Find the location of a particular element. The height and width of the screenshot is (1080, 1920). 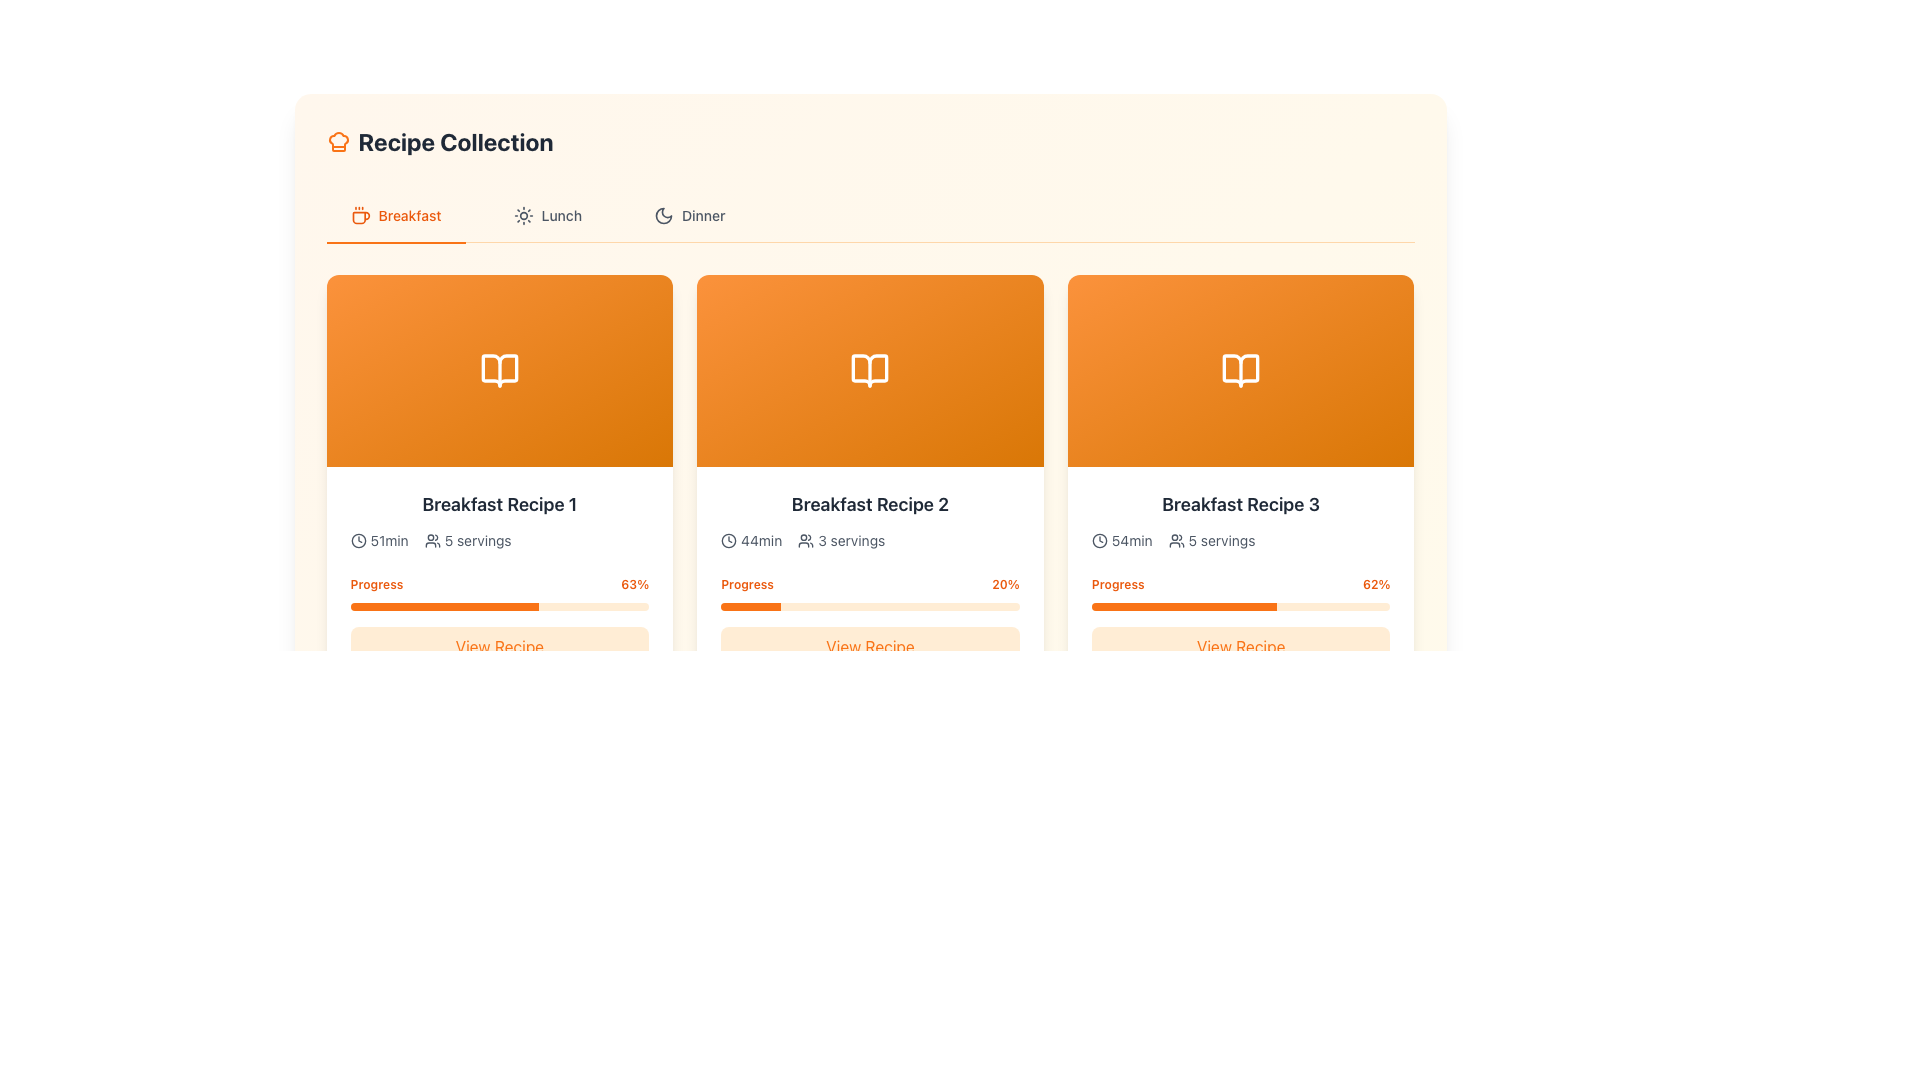

the progress indication of the Progress Bar within the 'Breakfast Recipe 2' card, located between the '3 servings' text and the 'View Recipe' button is located at coordinates (870, 588).